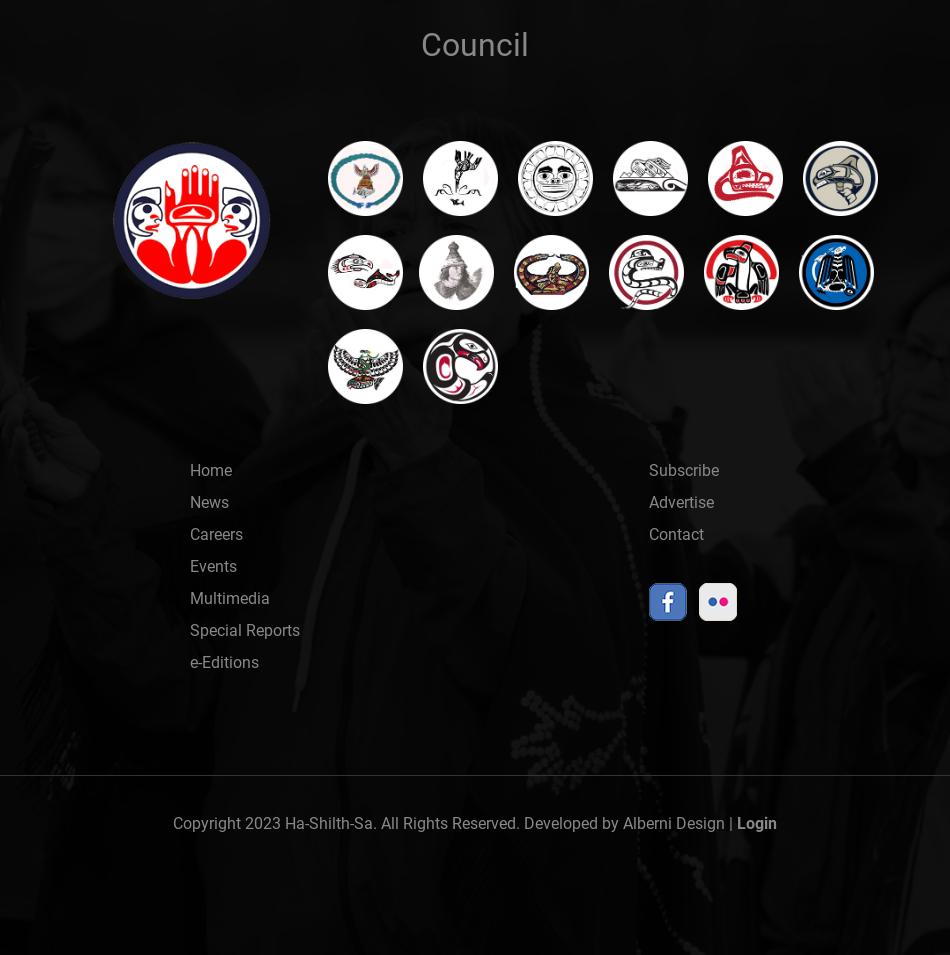 The image size is (950, 955). I want to click on 'e-Editions', so click(223, 661).